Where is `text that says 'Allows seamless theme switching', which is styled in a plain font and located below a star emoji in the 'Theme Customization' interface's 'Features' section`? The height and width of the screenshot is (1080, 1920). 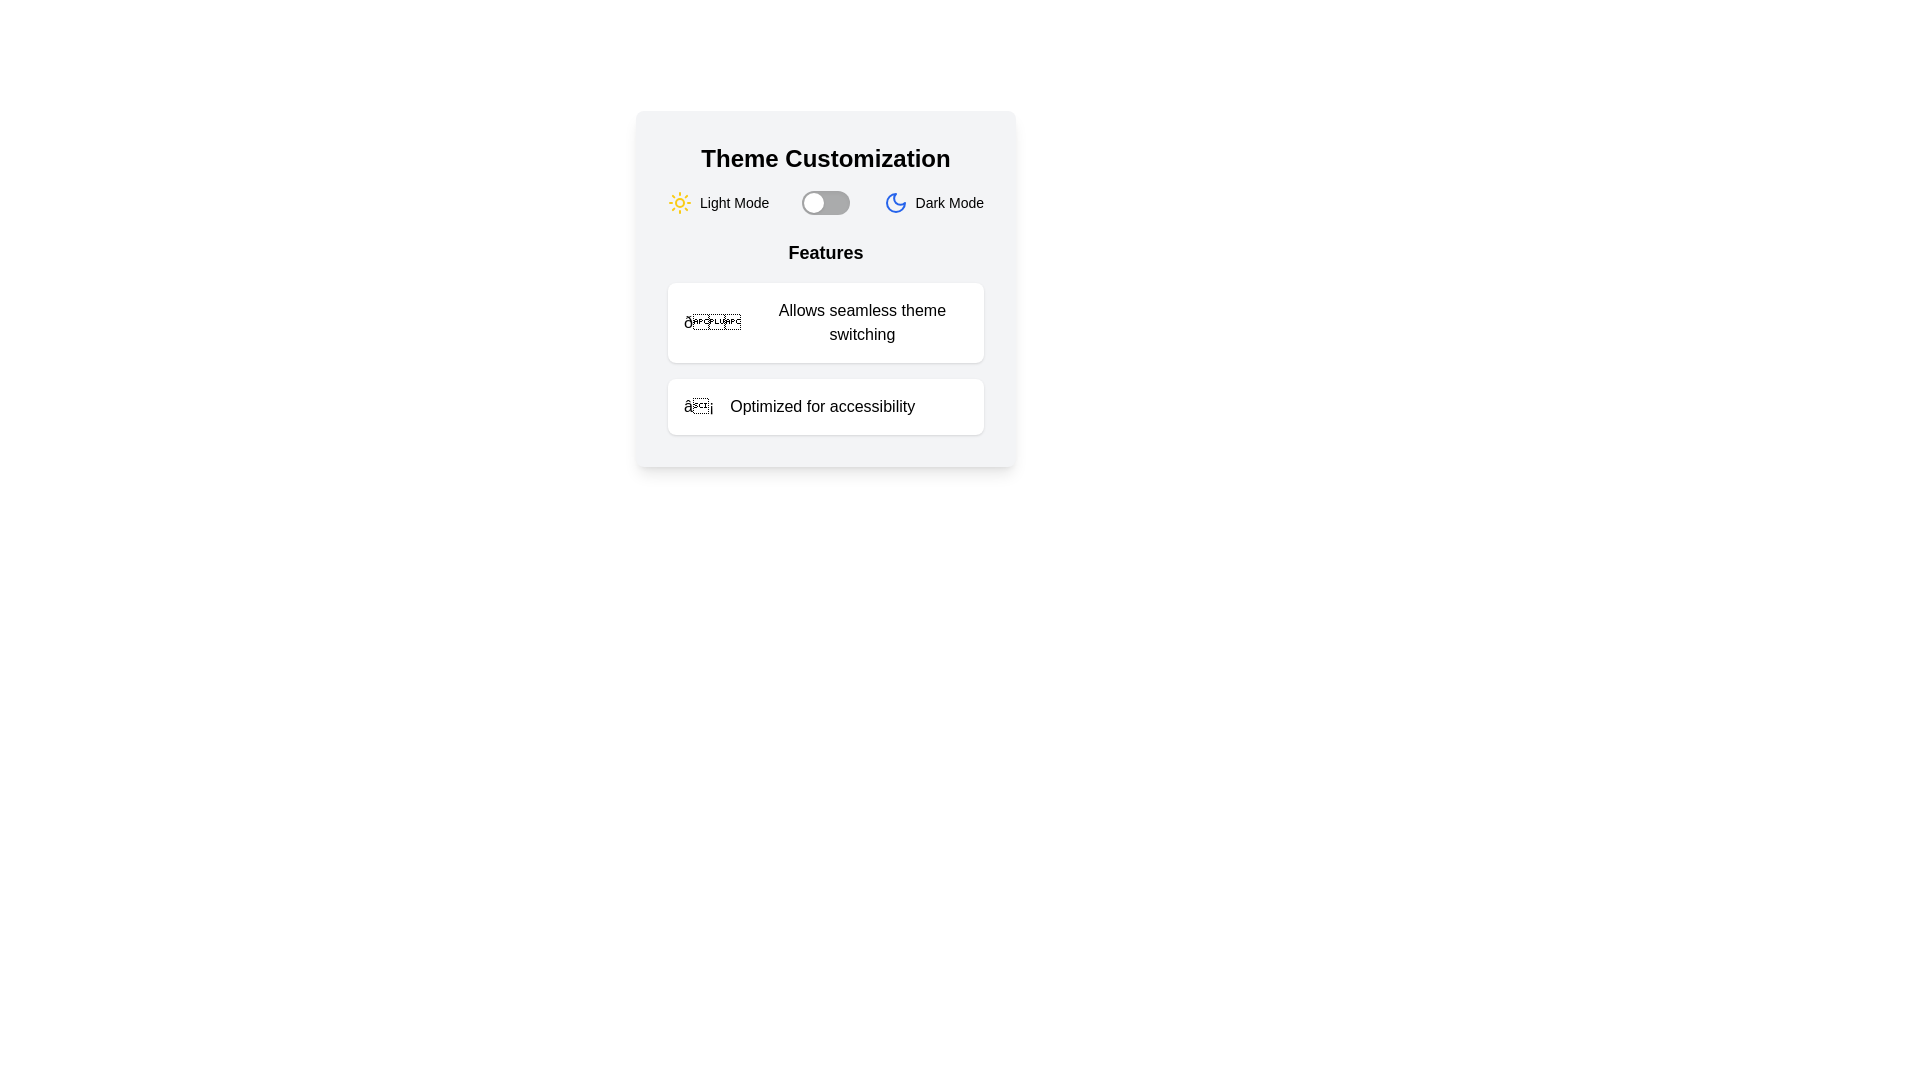
text that says 'Allows seamless theme switching', which is styled in a plain font and located below a star emoji in the 'Theme Customization' interface's 'Features' section is located at coordinates (862, 322).